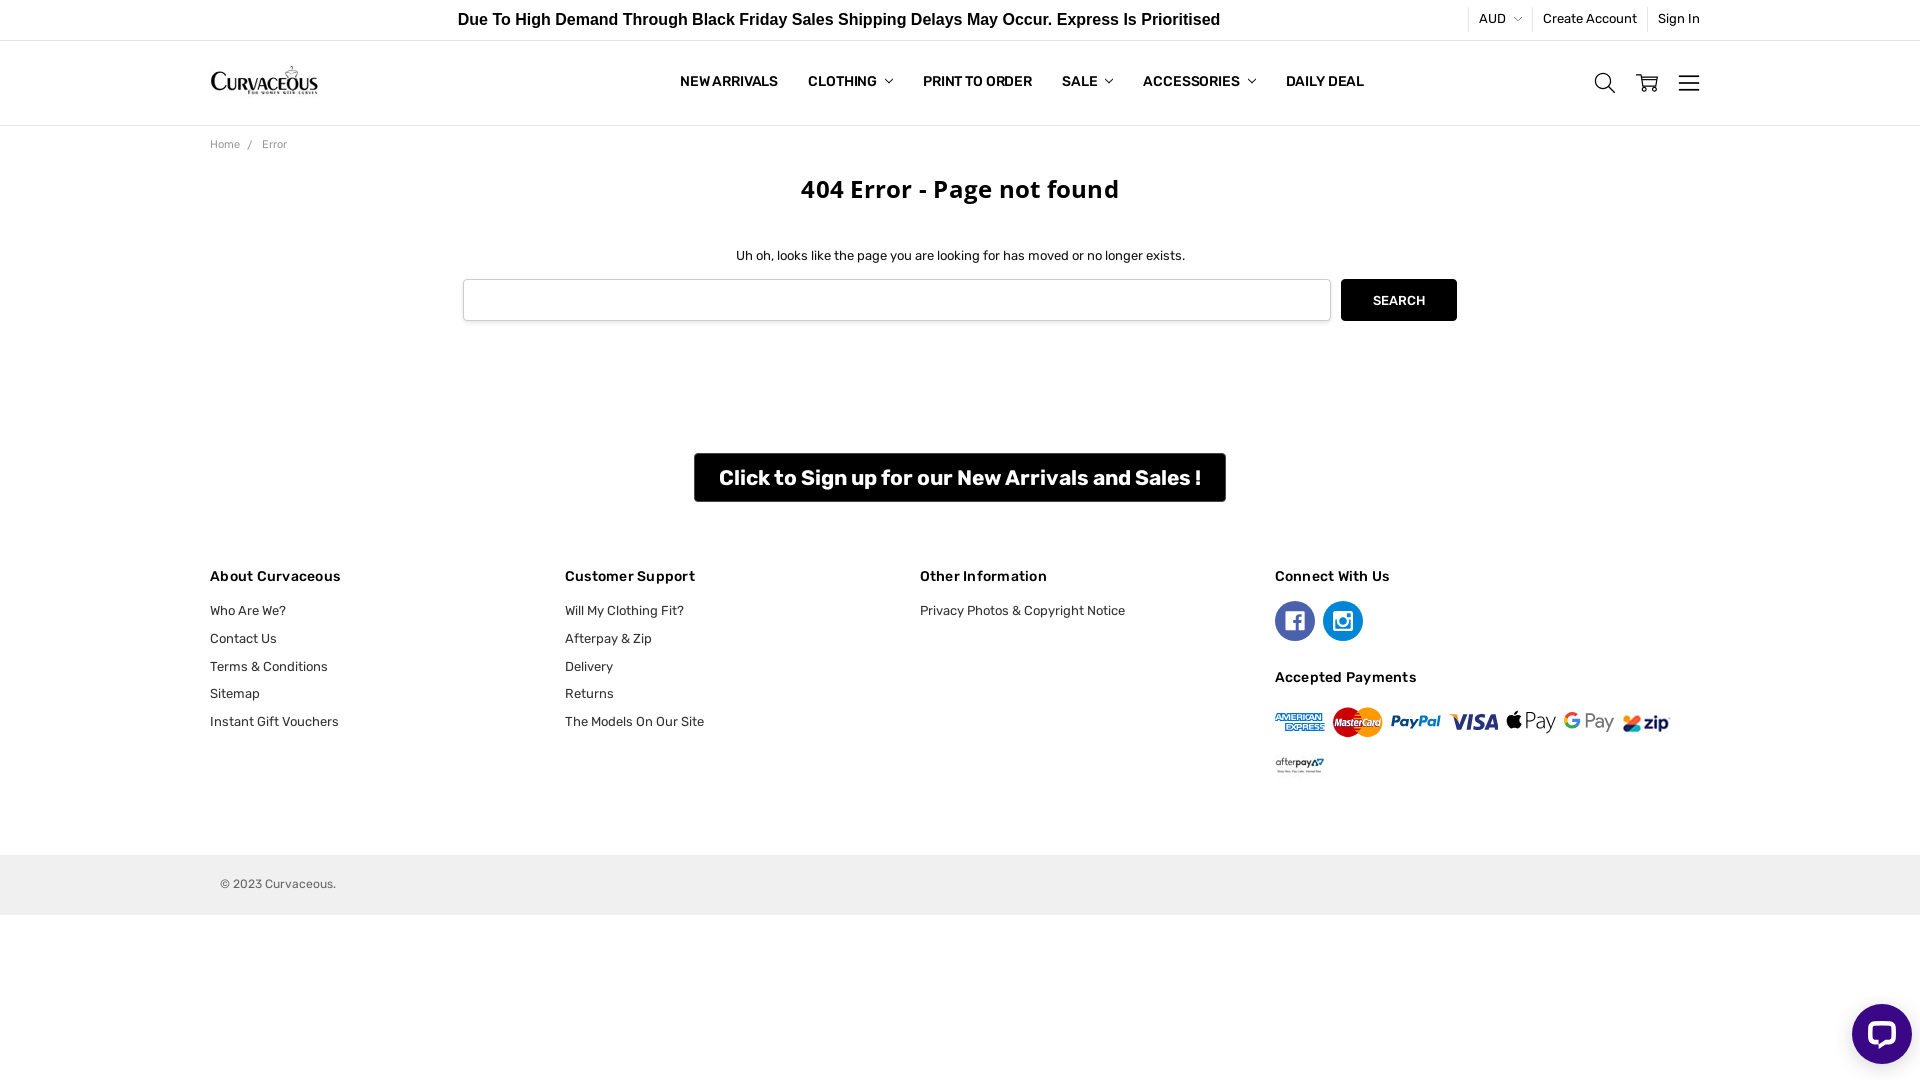 This screenshot has width=1920, height=1080. What do you see at coordinates (247, 609) in the screenshot?
I see `'Who Are We?'` at bounding box center [247, 609].